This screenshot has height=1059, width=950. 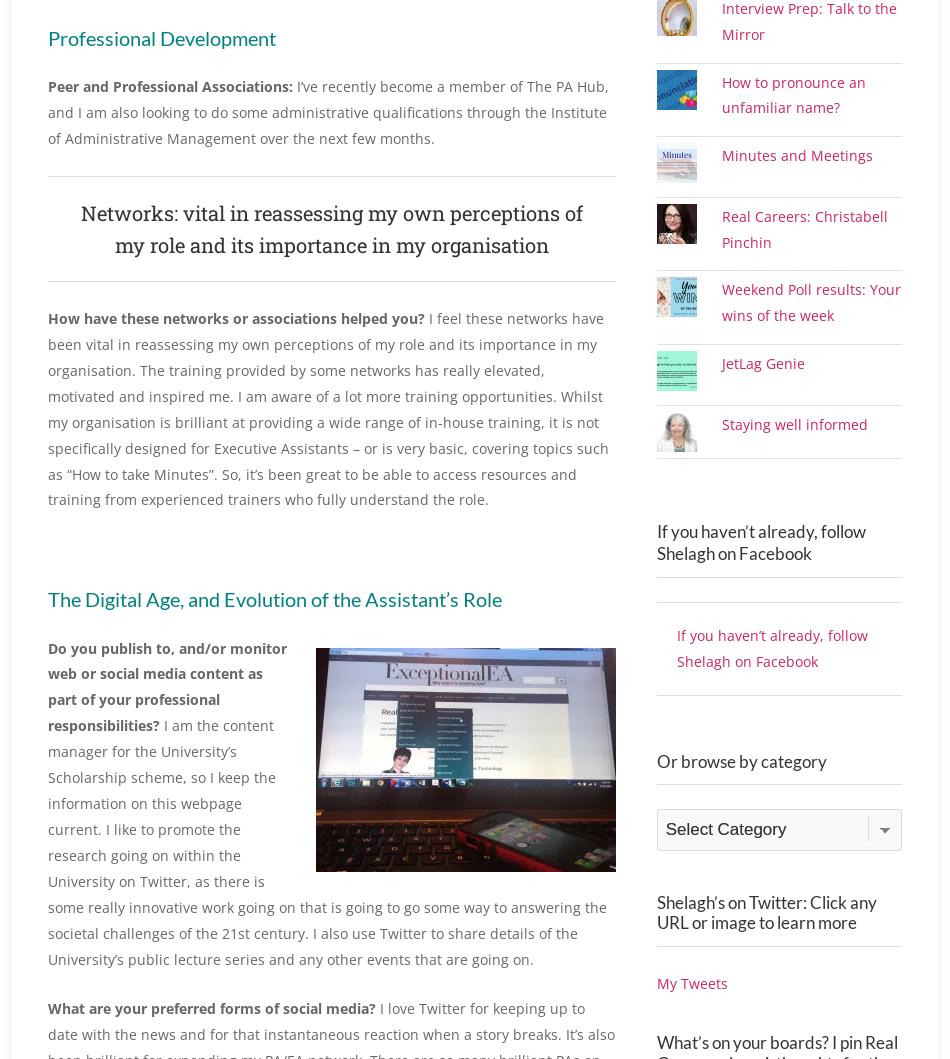 What do you see at coordinates (327, 110) in the screenshot?
I see `'I’ve recently become a member of The PA Hub, and I am also looking to do some administrative qualifications through the Institute of Administrative Management over the next few months.'` at bounding box center [327, 110].